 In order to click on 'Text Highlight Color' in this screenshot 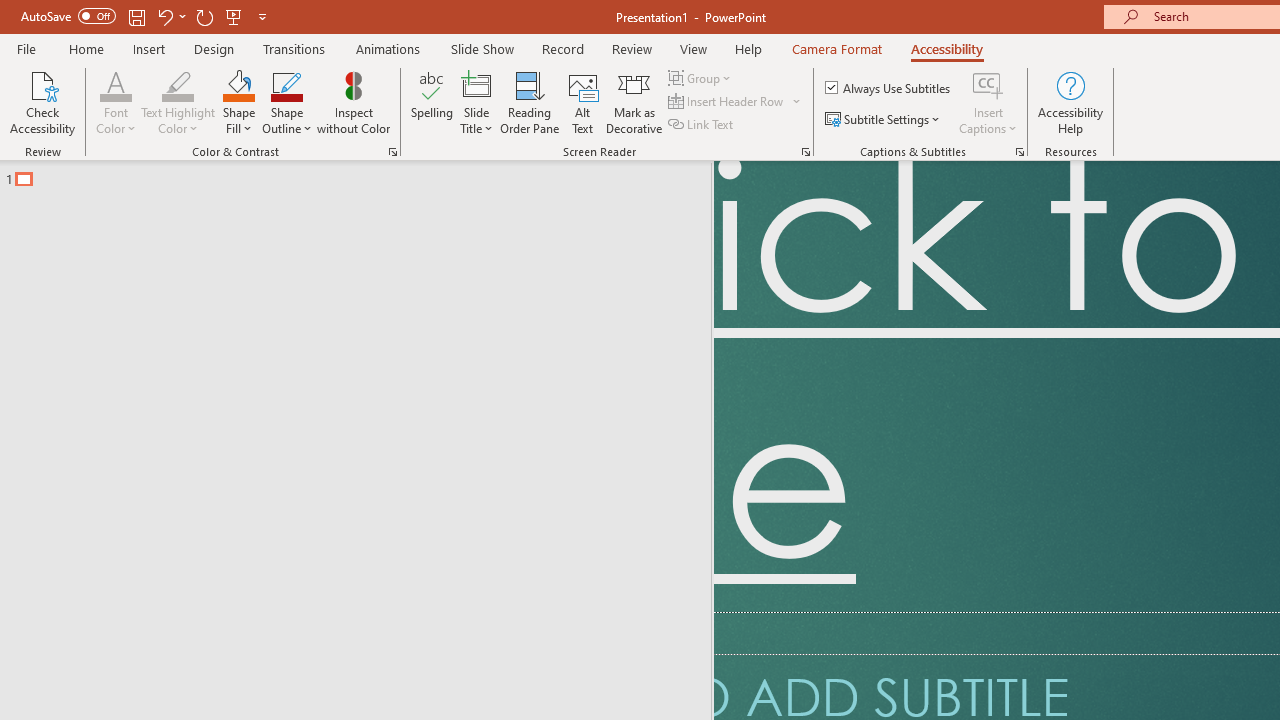, I will do `click(178, 103)`.